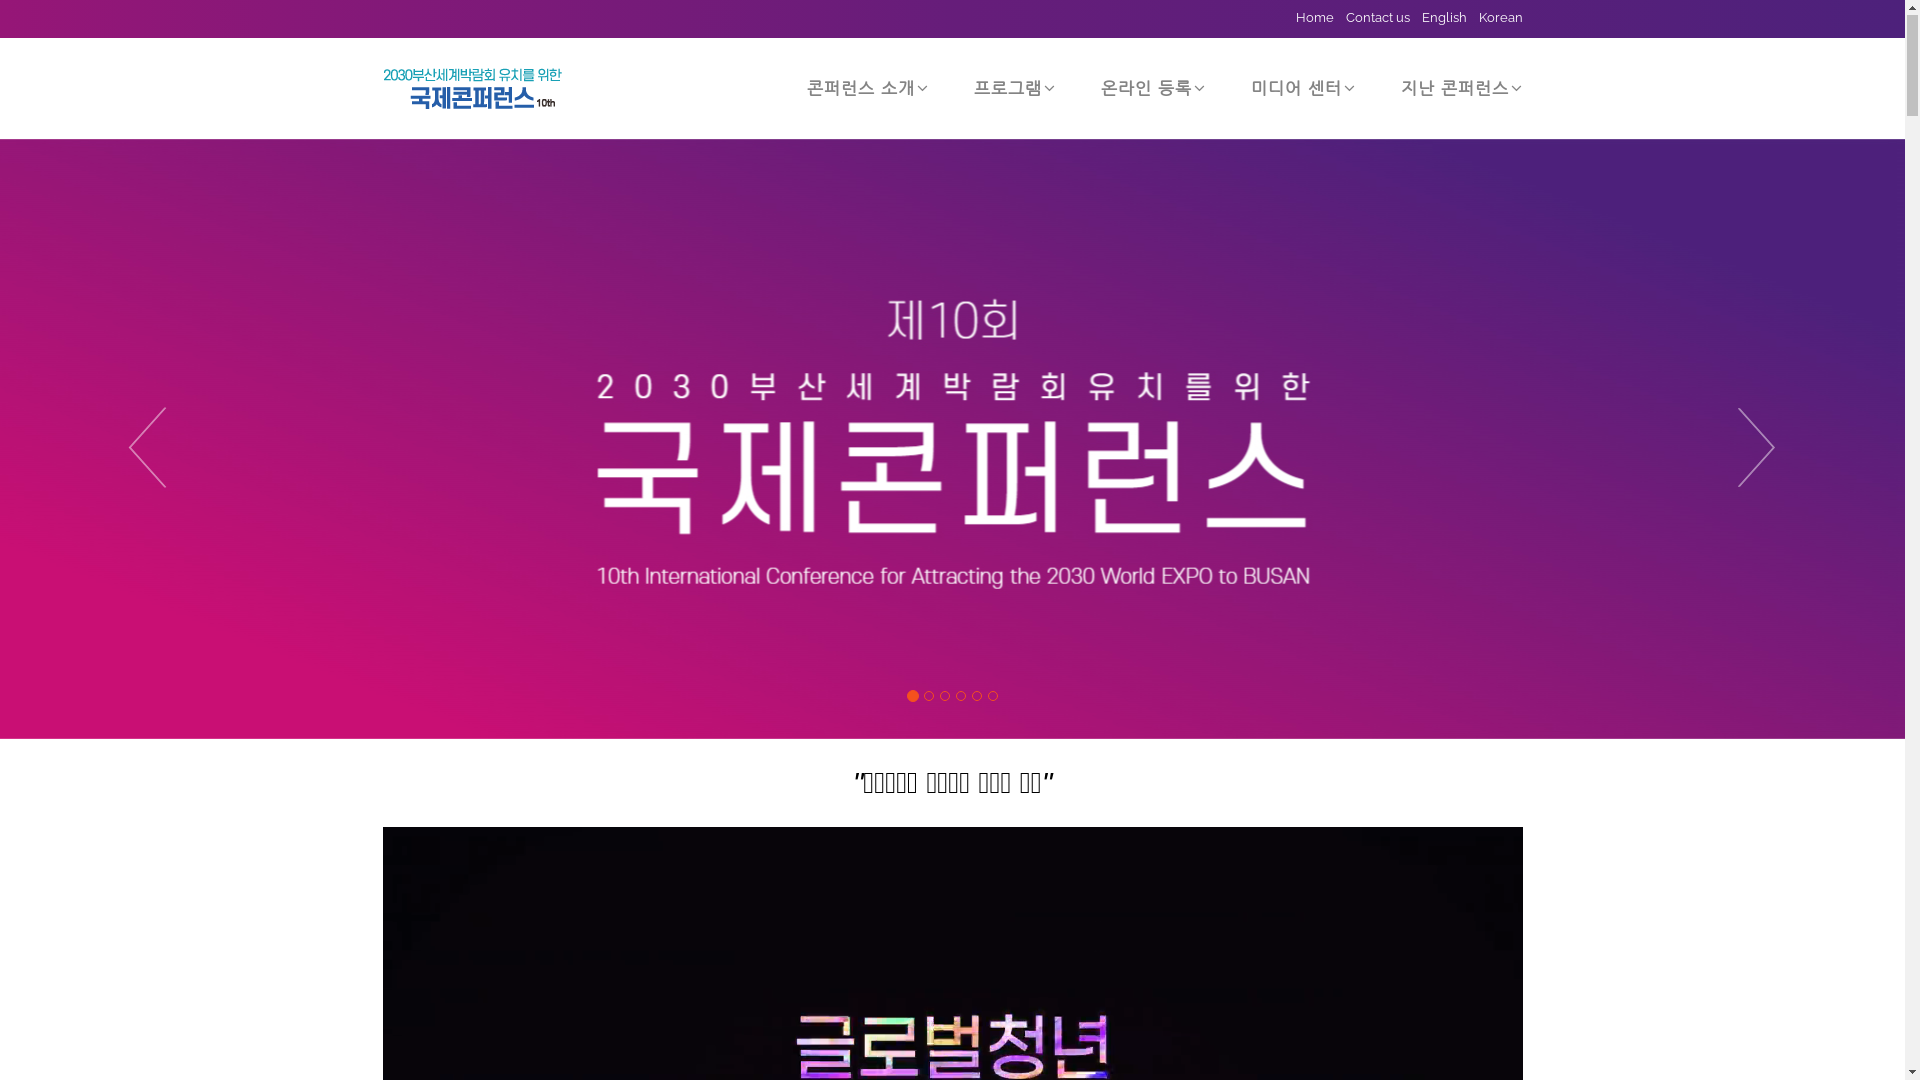  What do you see at coordinates (1437, 19) in the screenshot?
I see `'English'` at bounding box center [1437, 19].